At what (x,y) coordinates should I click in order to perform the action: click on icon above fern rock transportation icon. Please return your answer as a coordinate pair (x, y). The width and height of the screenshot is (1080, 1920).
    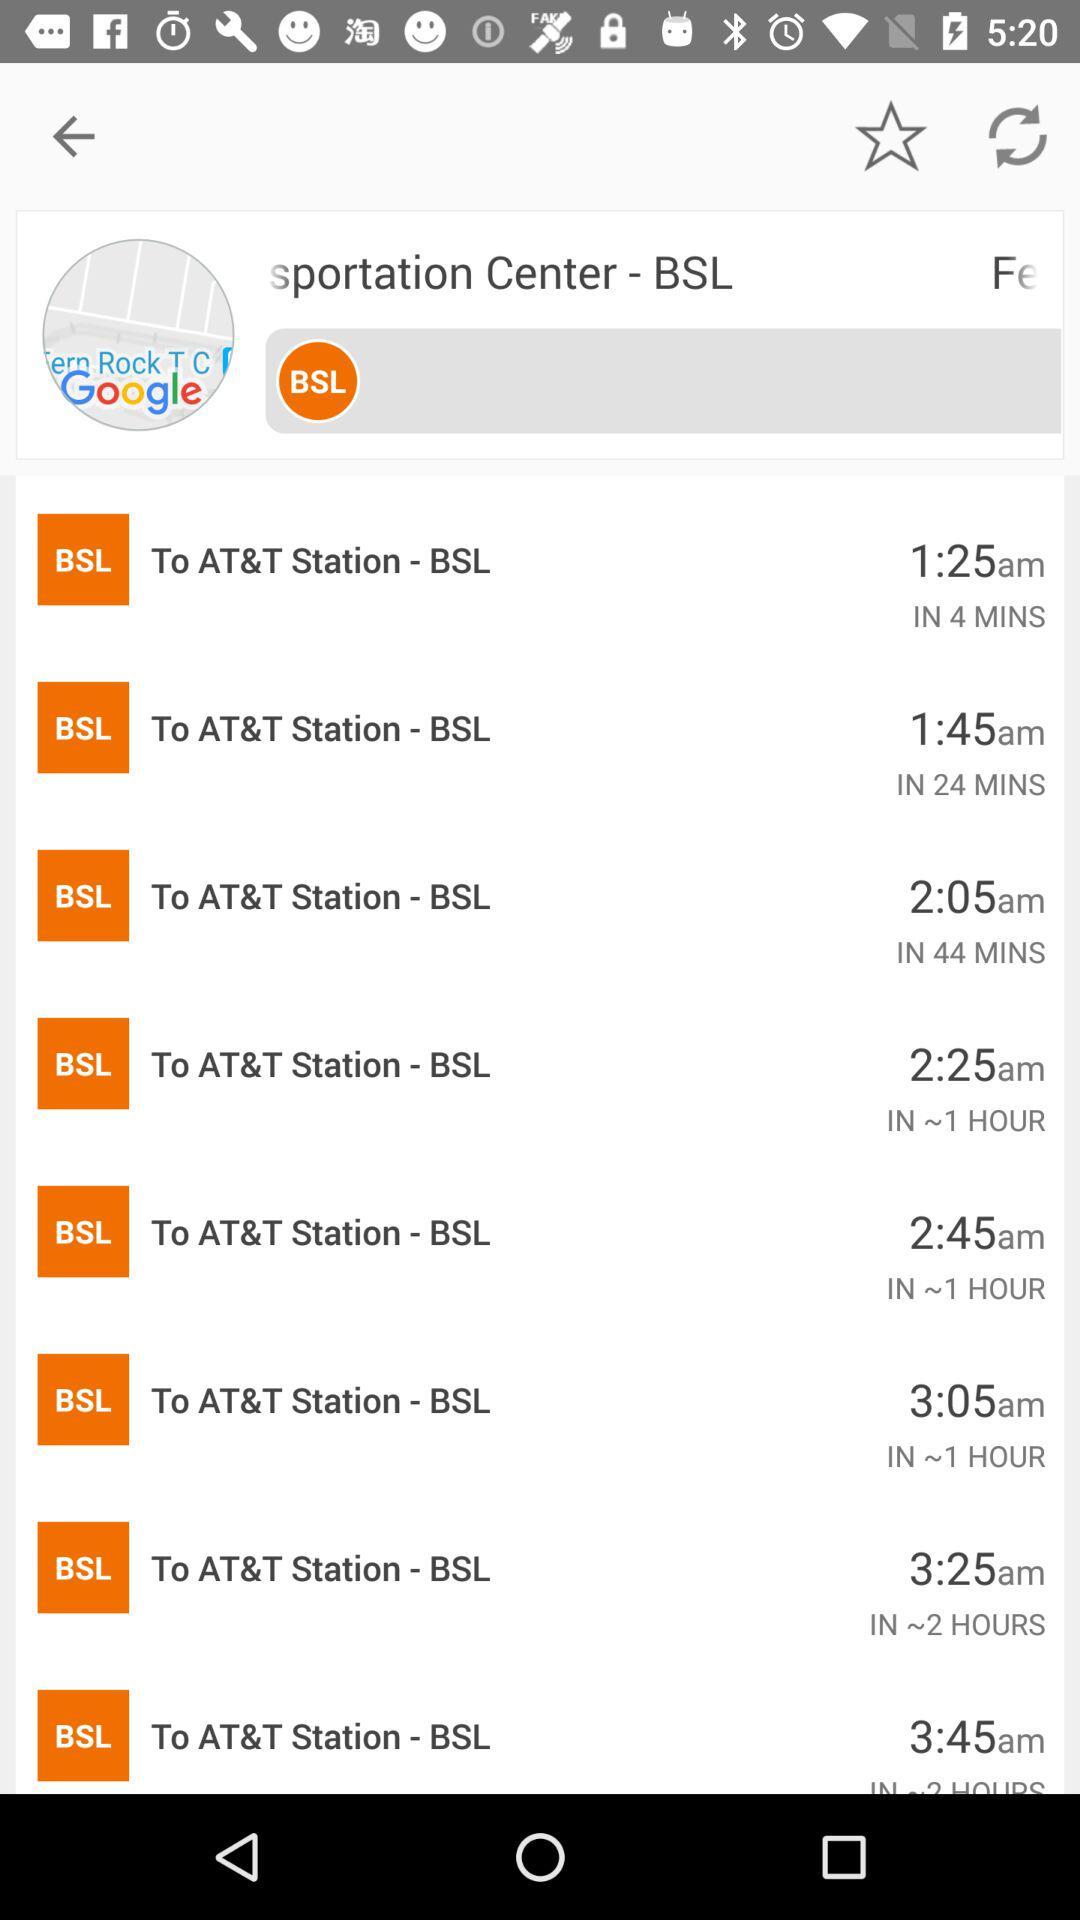
    Looking at the image, I should click on (890, 135).